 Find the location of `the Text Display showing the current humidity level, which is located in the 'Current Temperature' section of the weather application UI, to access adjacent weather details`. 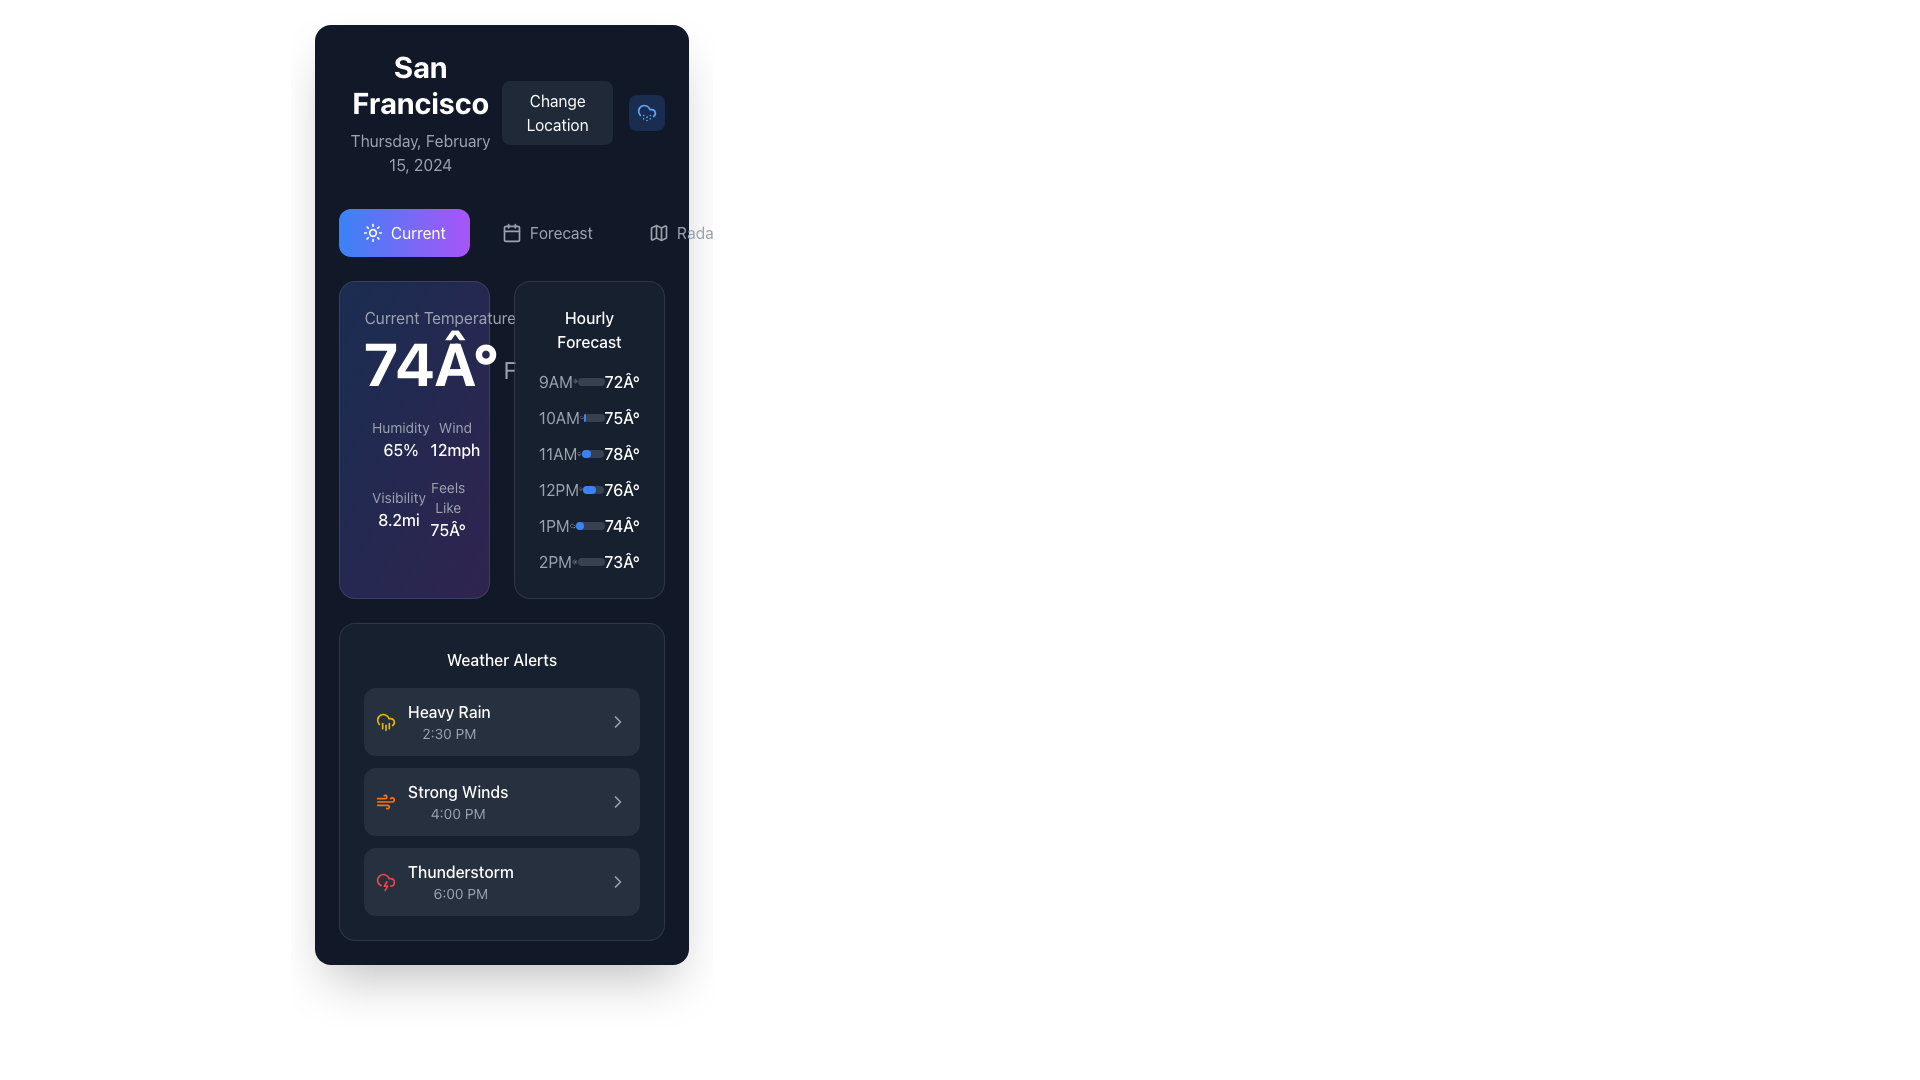

the Text Display showing the current humidity level, which is located in the 'Current Temperature' section of the weather application UI, to access adjacent weather details is located at coordinates (400, 438).